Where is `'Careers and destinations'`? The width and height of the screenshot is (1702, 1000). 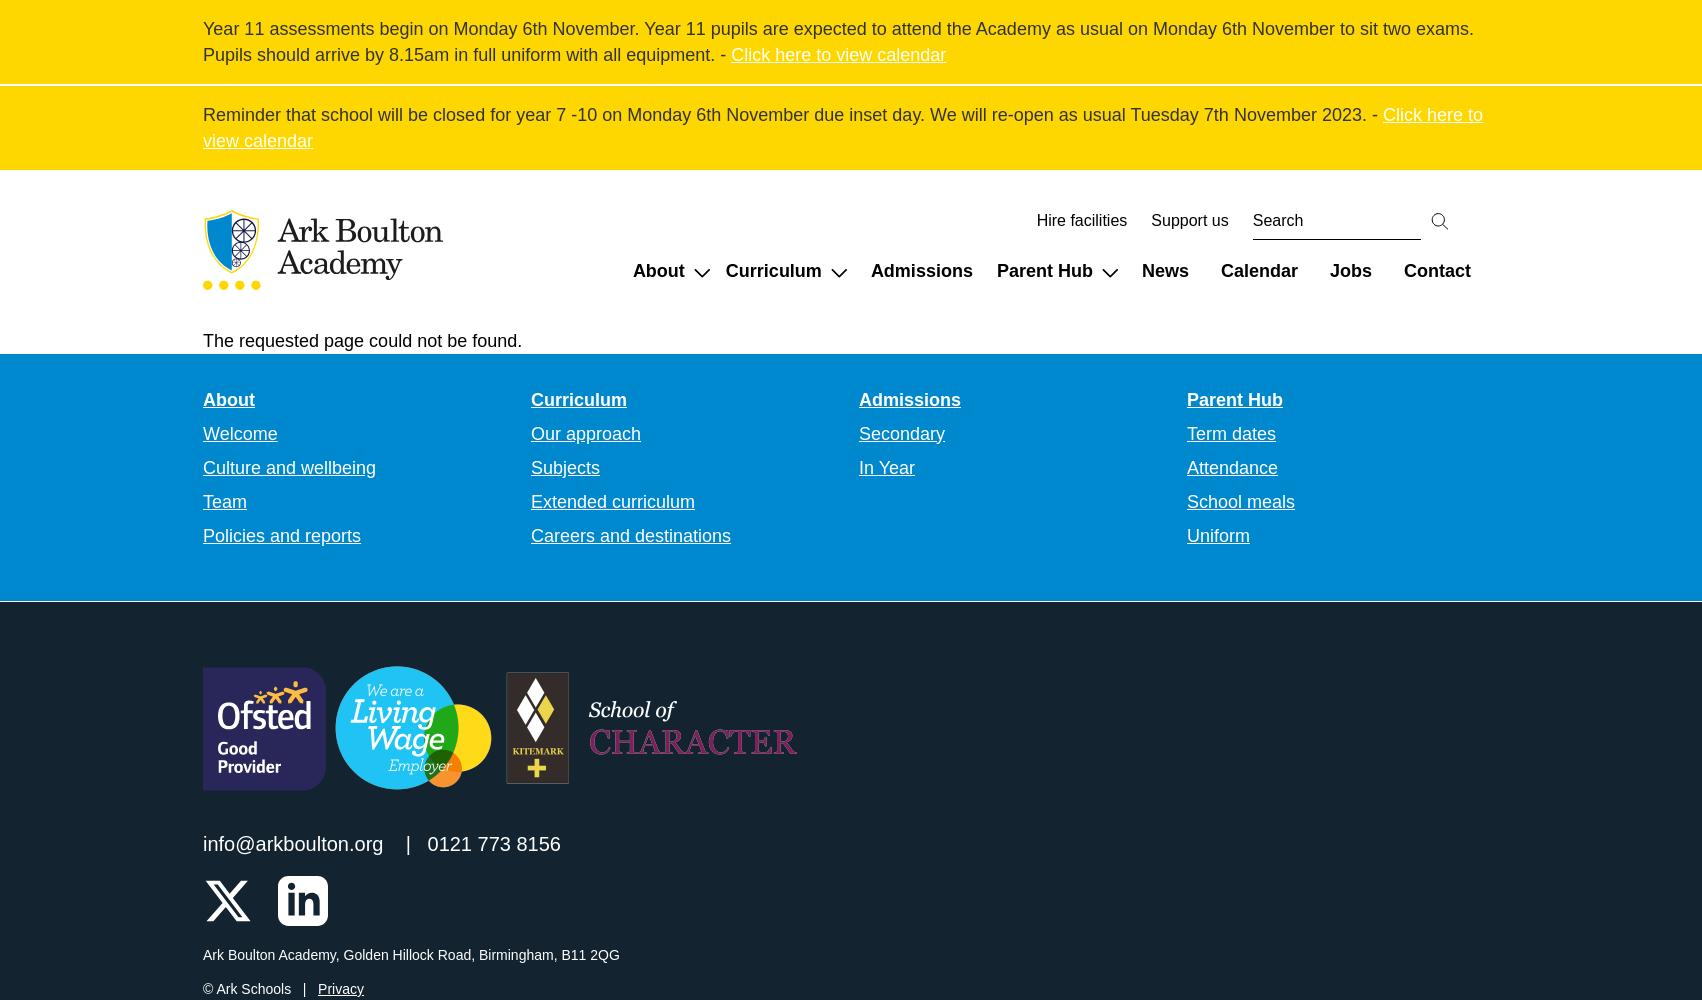
'Careers and destinations' is located at coordinates (630, 535).